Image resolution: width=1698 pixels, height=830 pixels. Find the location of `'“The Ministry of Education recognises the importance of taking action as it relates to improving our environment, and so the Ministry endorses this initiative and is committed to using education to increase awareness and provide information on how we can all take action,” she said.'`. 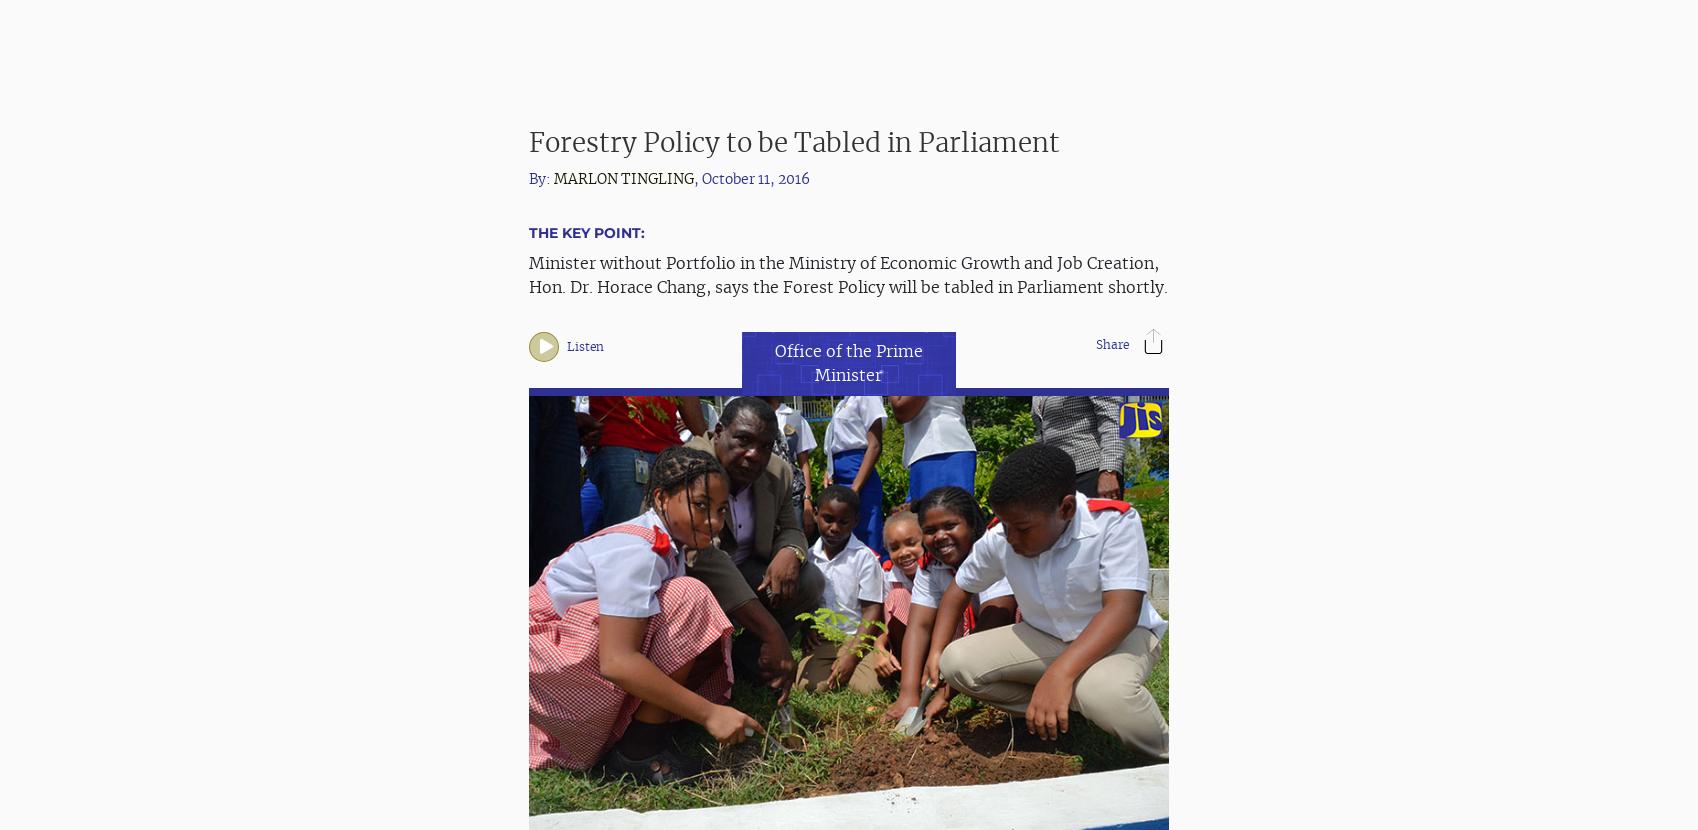

'“The Ministry of Education recognises the importance of taking action as it relates to improving our environment, and so the Ministry endorses this initiative and is committed to using education to increase awareness and provide information on how we can all take action,” she said.' is located at coordinates (528, 369).